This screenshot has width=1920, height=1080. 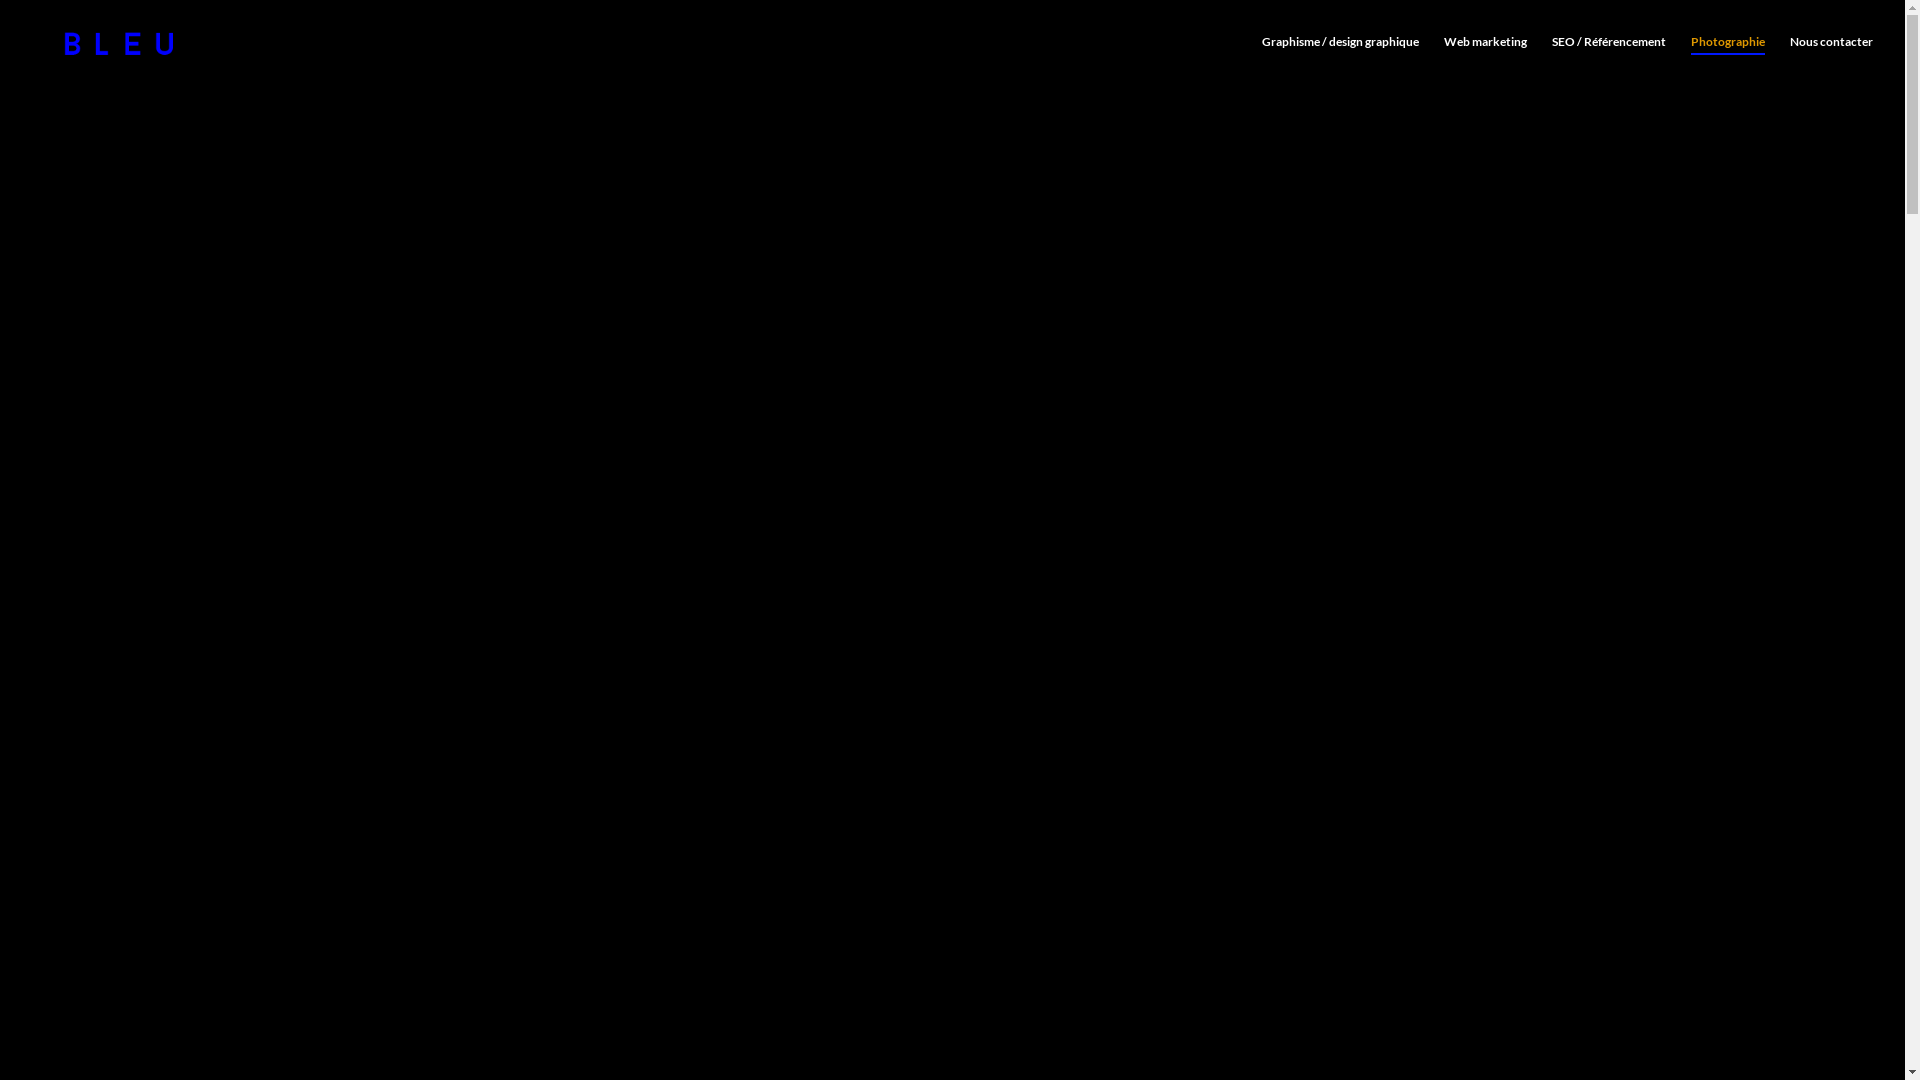 What do you see at coordinates (1831, 58) in the screenshot?
I see `'Nous contacter'` at bounding box center [1831, 58].